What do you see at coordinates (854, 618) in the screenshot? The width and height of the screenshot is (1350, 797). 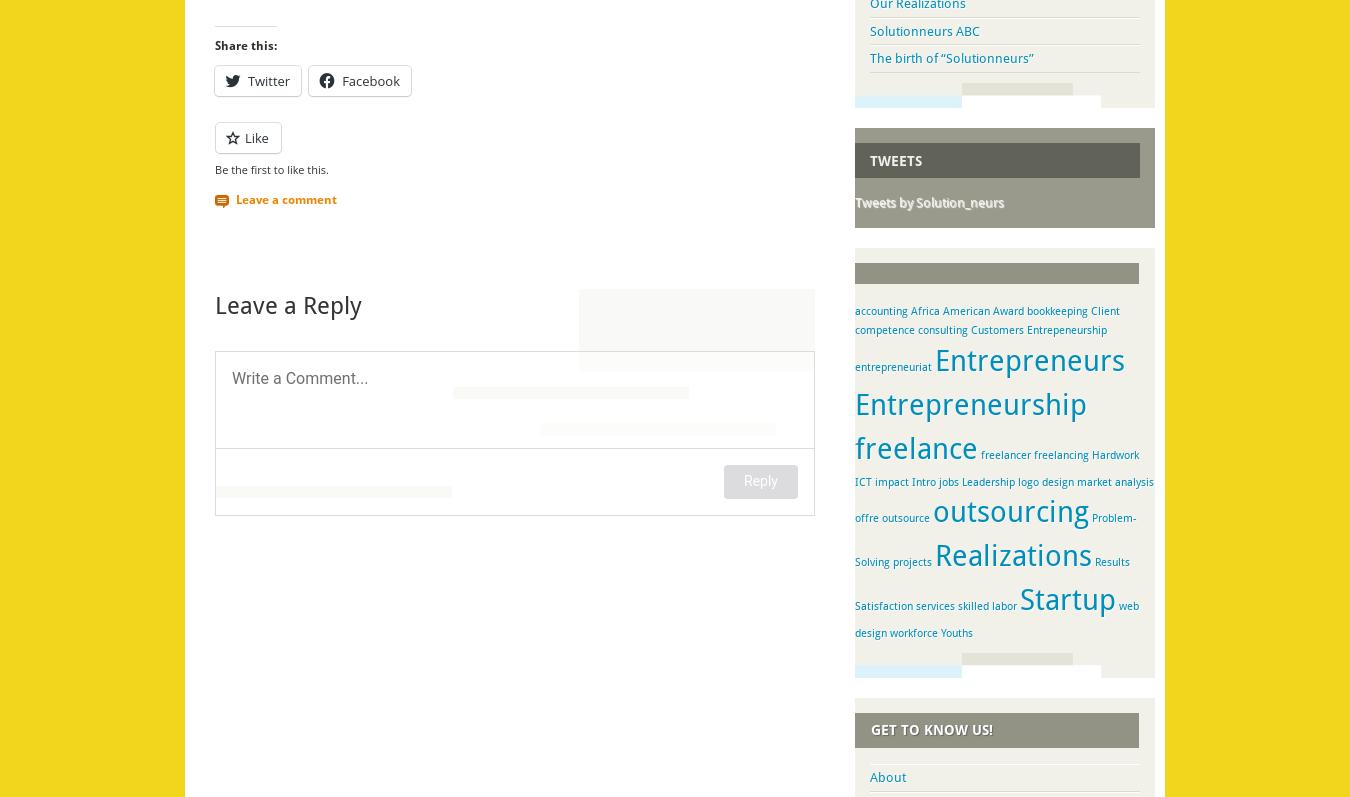 I see `'web design'` at bounding box center [854, 618].